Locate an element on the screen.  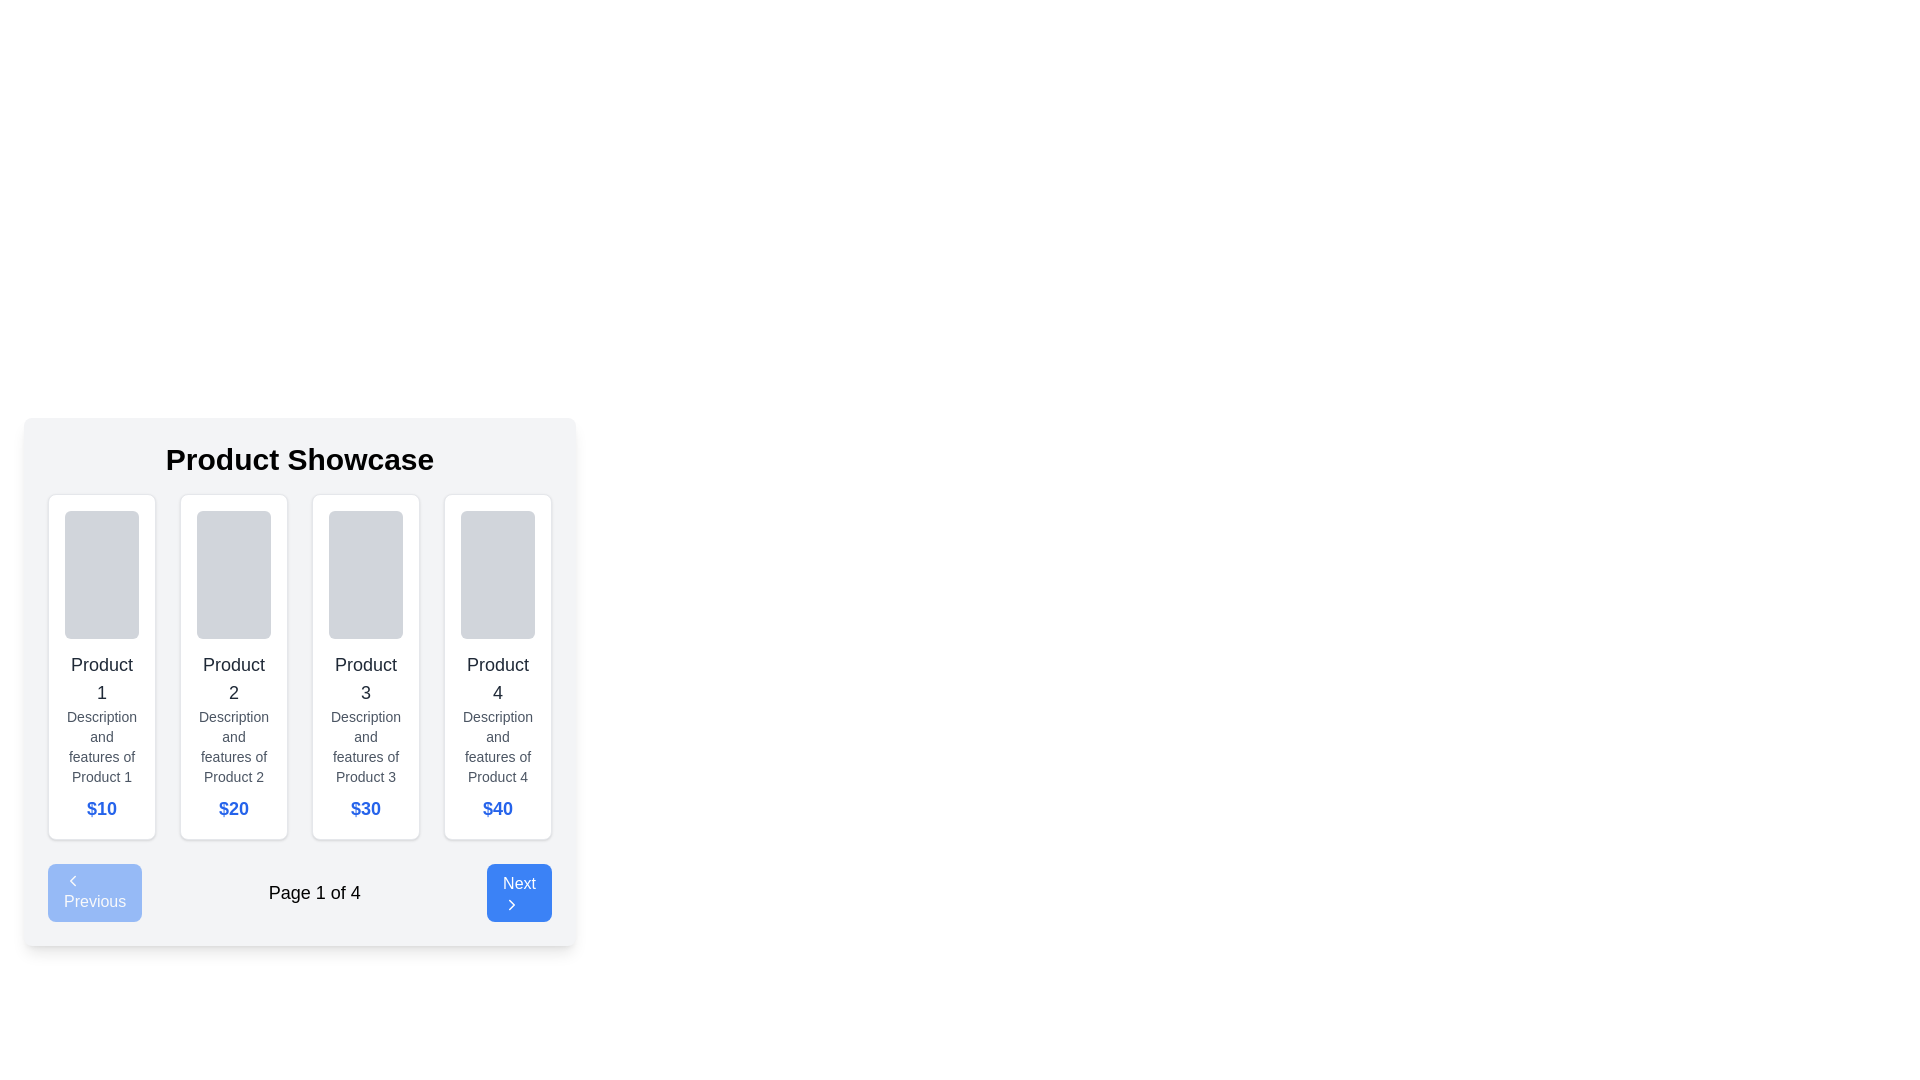
the image placeholder located at the top of the 'Product 4' section is located at coordinates (498, 574).